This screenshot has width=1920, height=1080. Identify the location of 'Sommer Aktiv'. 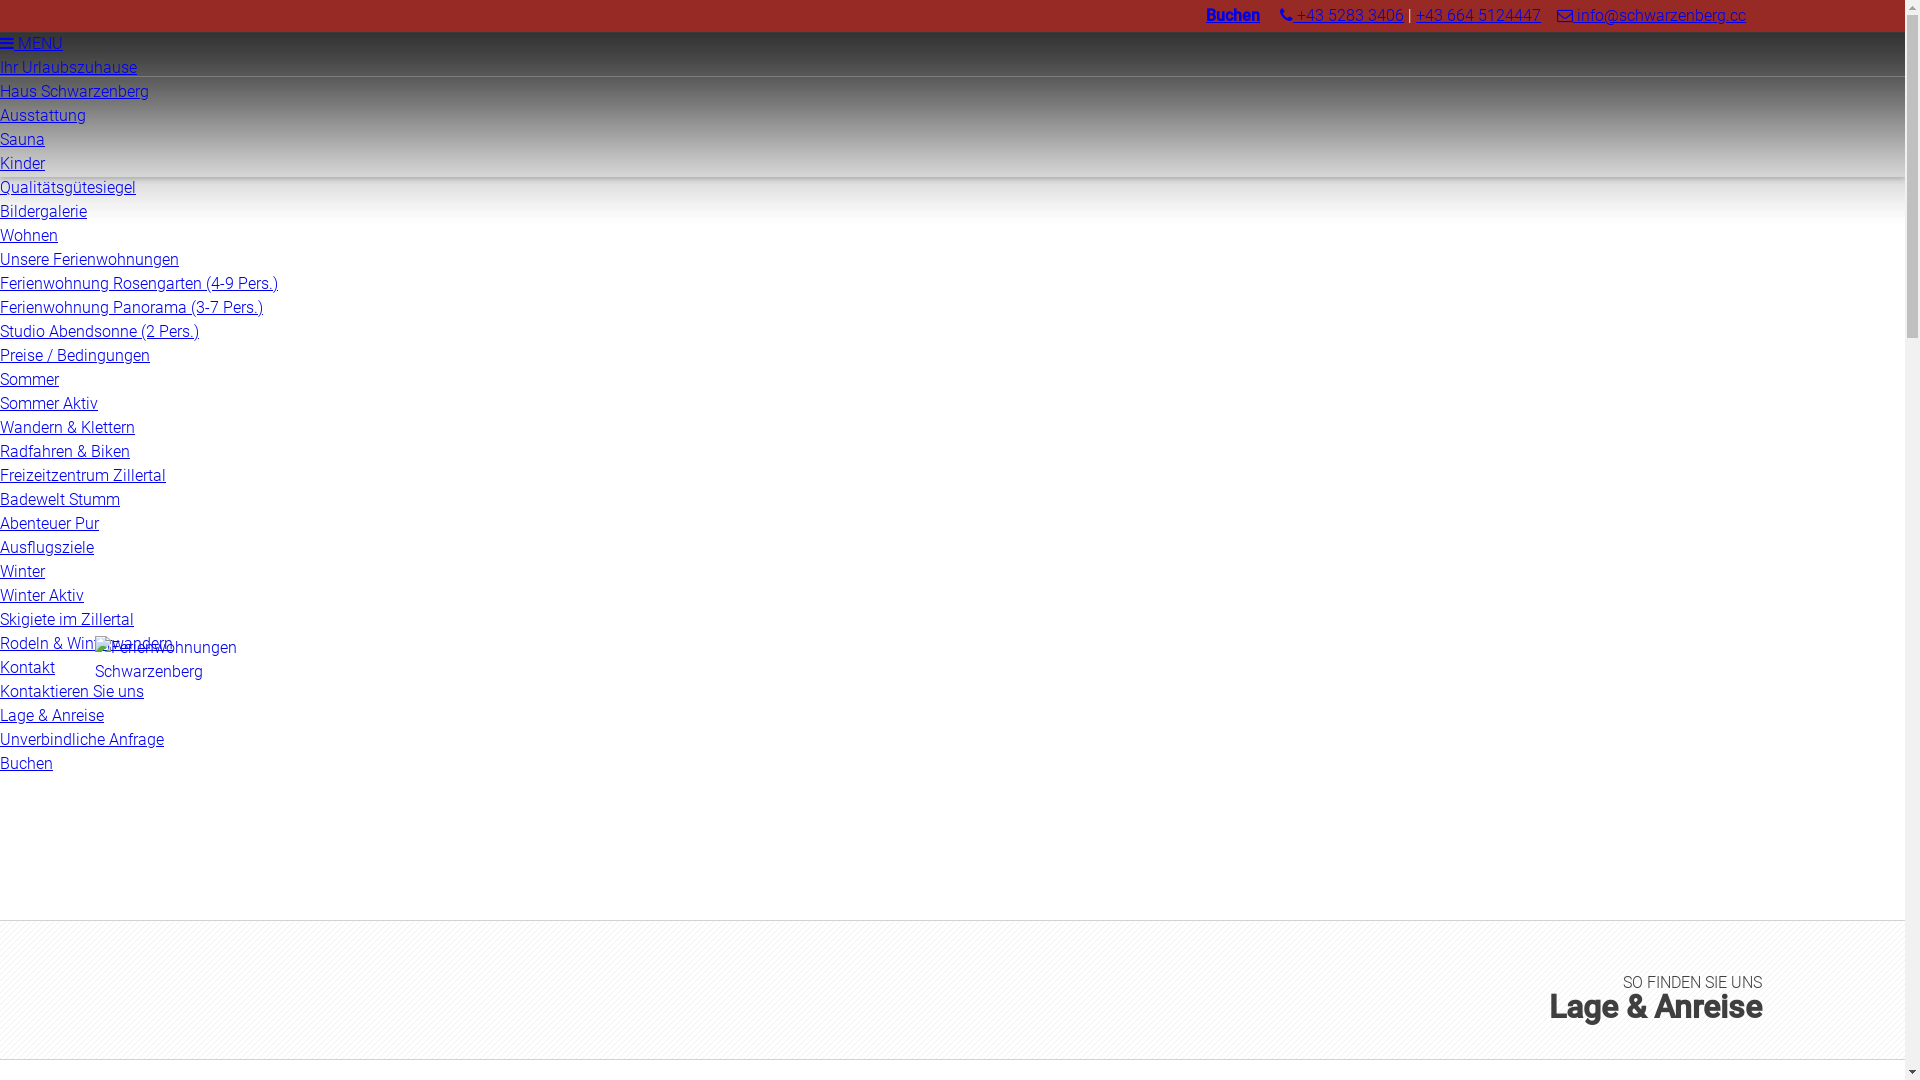
(48, 403).